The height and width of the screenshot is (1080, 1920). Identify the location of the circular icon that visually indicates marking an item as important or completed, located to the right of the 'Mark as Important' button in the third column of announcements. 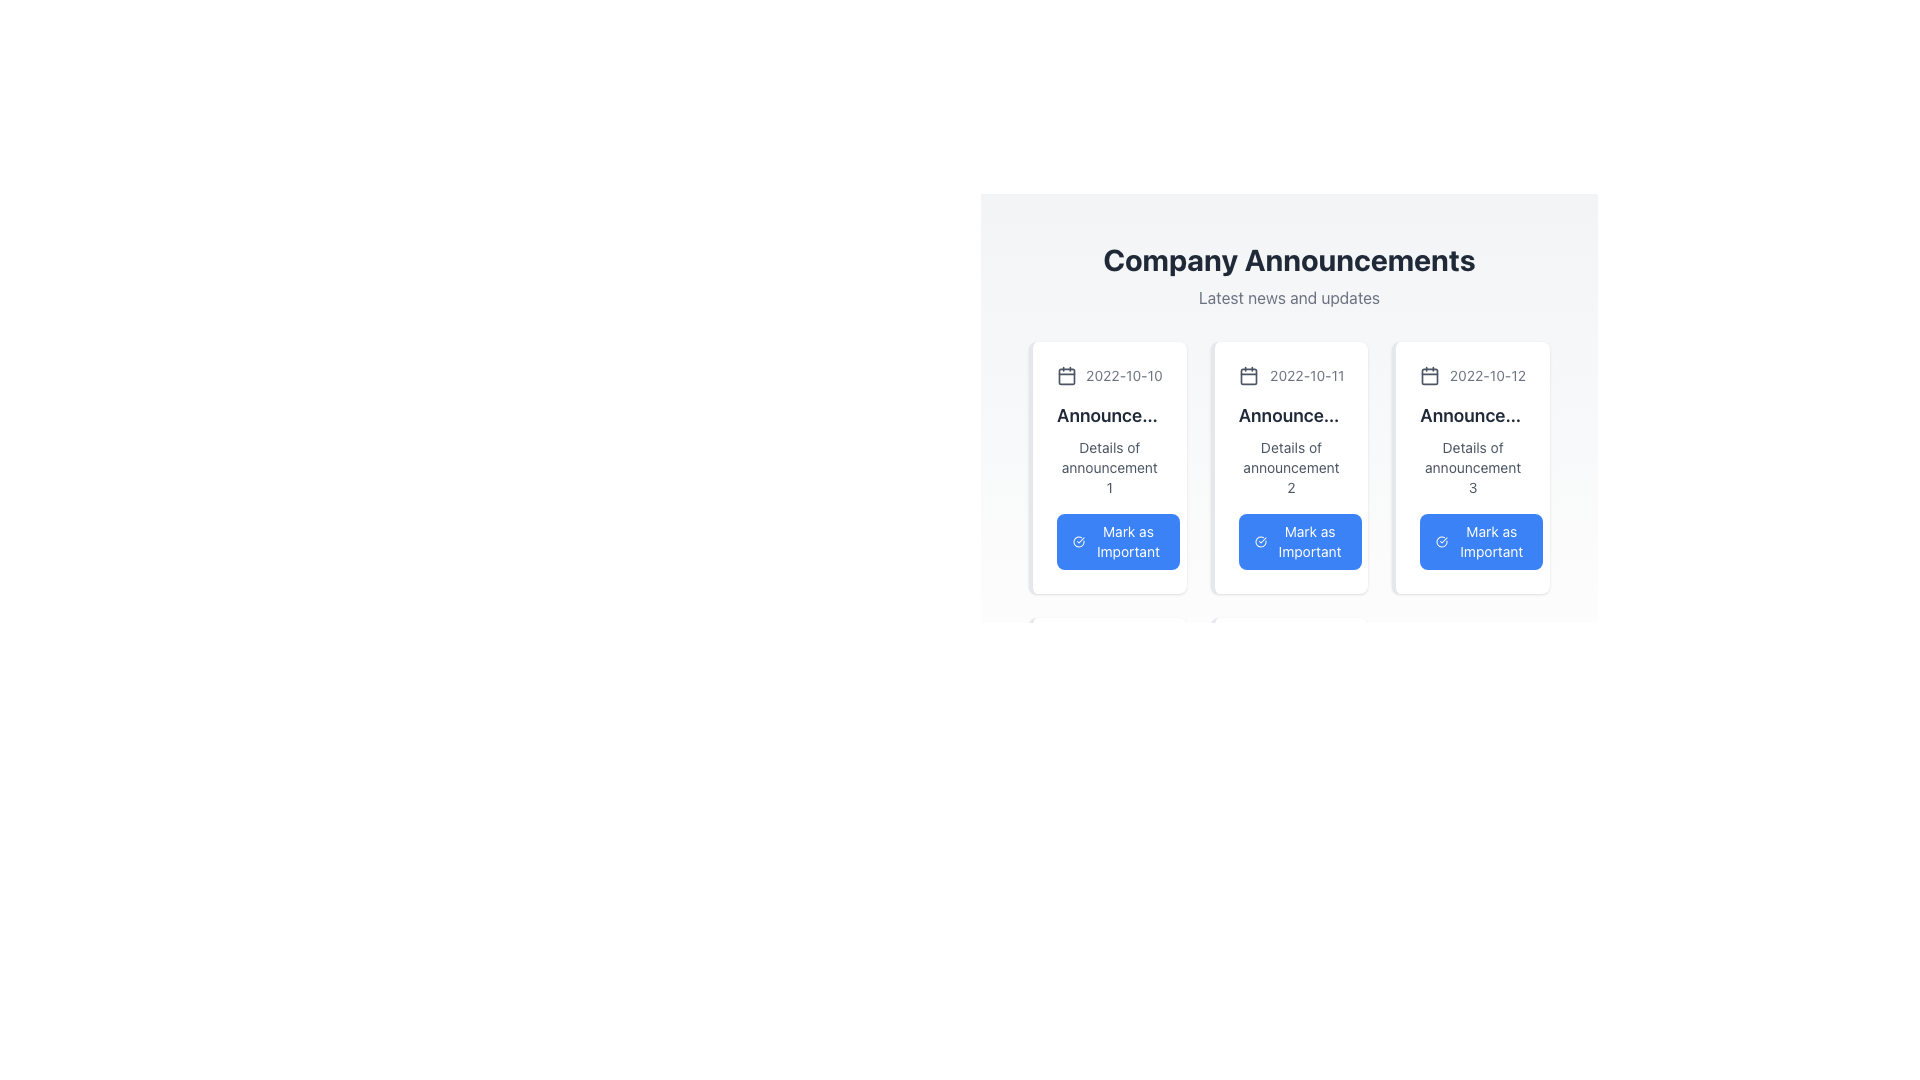
(1442, 542).